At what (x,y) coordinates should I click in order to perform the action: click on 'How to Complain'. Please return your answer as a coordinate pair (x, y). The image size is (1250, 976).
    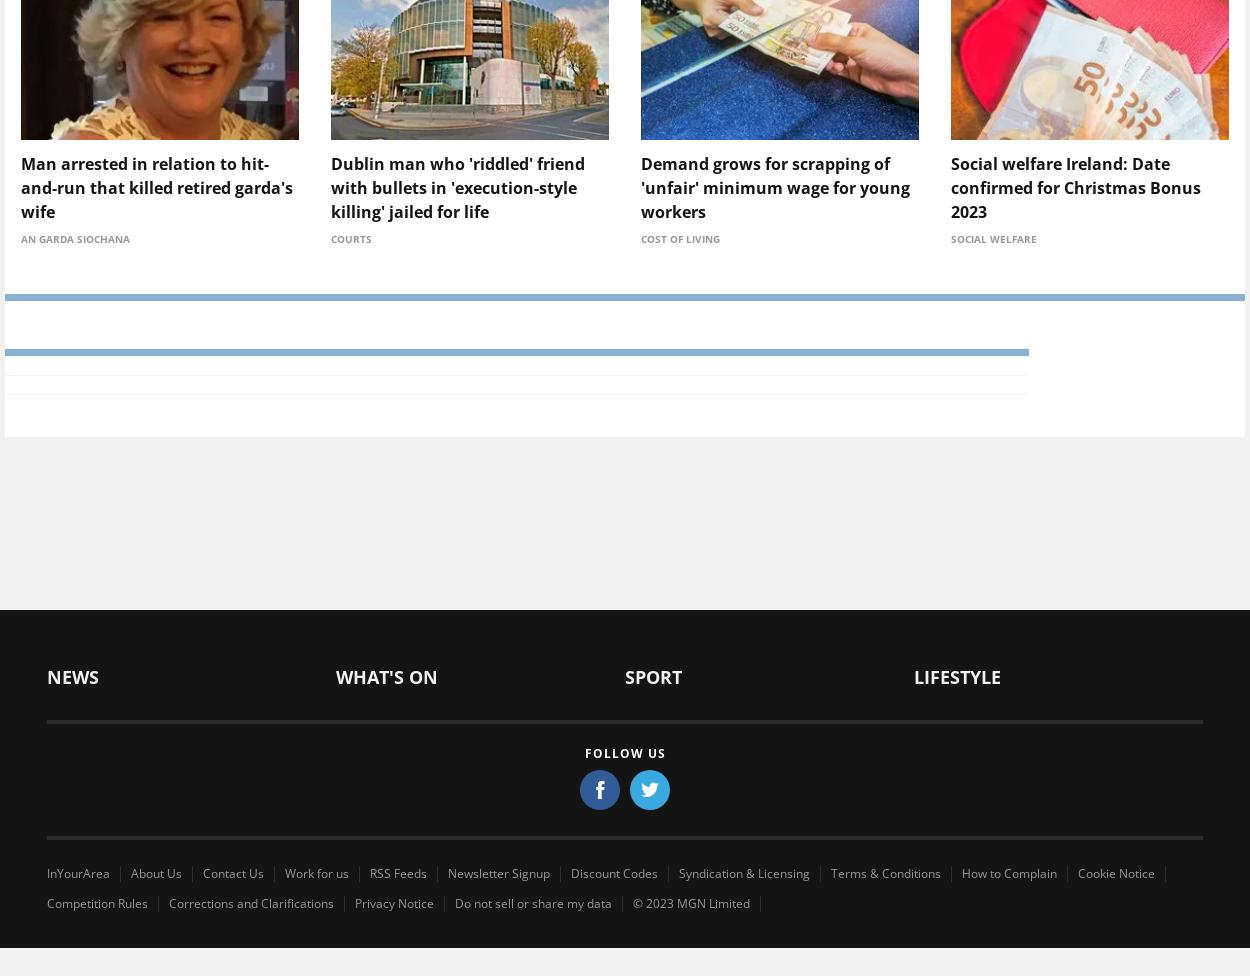
    Looking at the image, I should click on (1009, 872).